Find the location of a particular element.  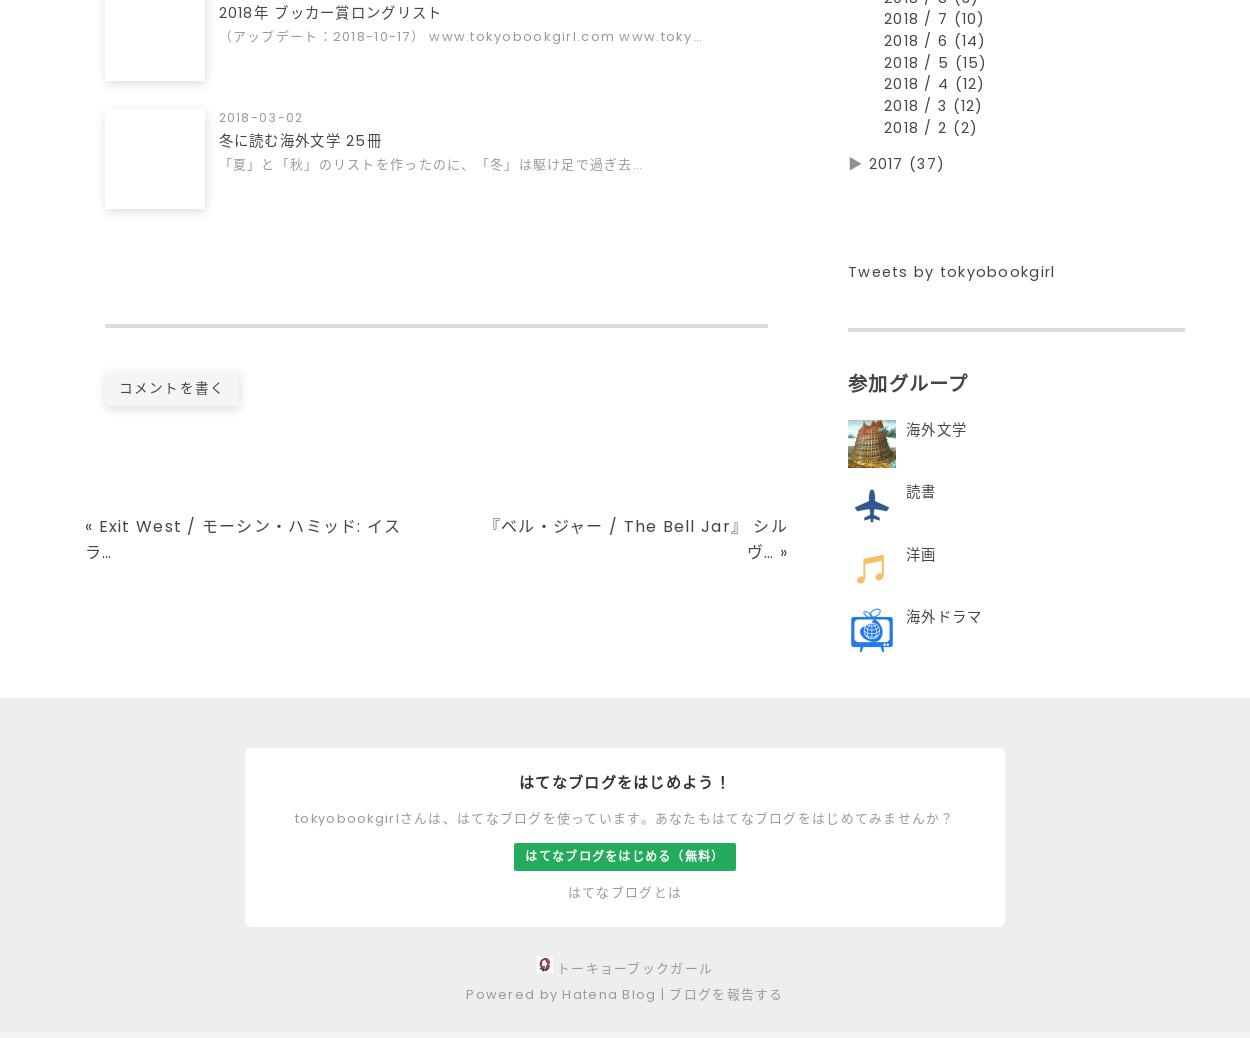

'2018 / 6' is located at coordinates (918, 49).